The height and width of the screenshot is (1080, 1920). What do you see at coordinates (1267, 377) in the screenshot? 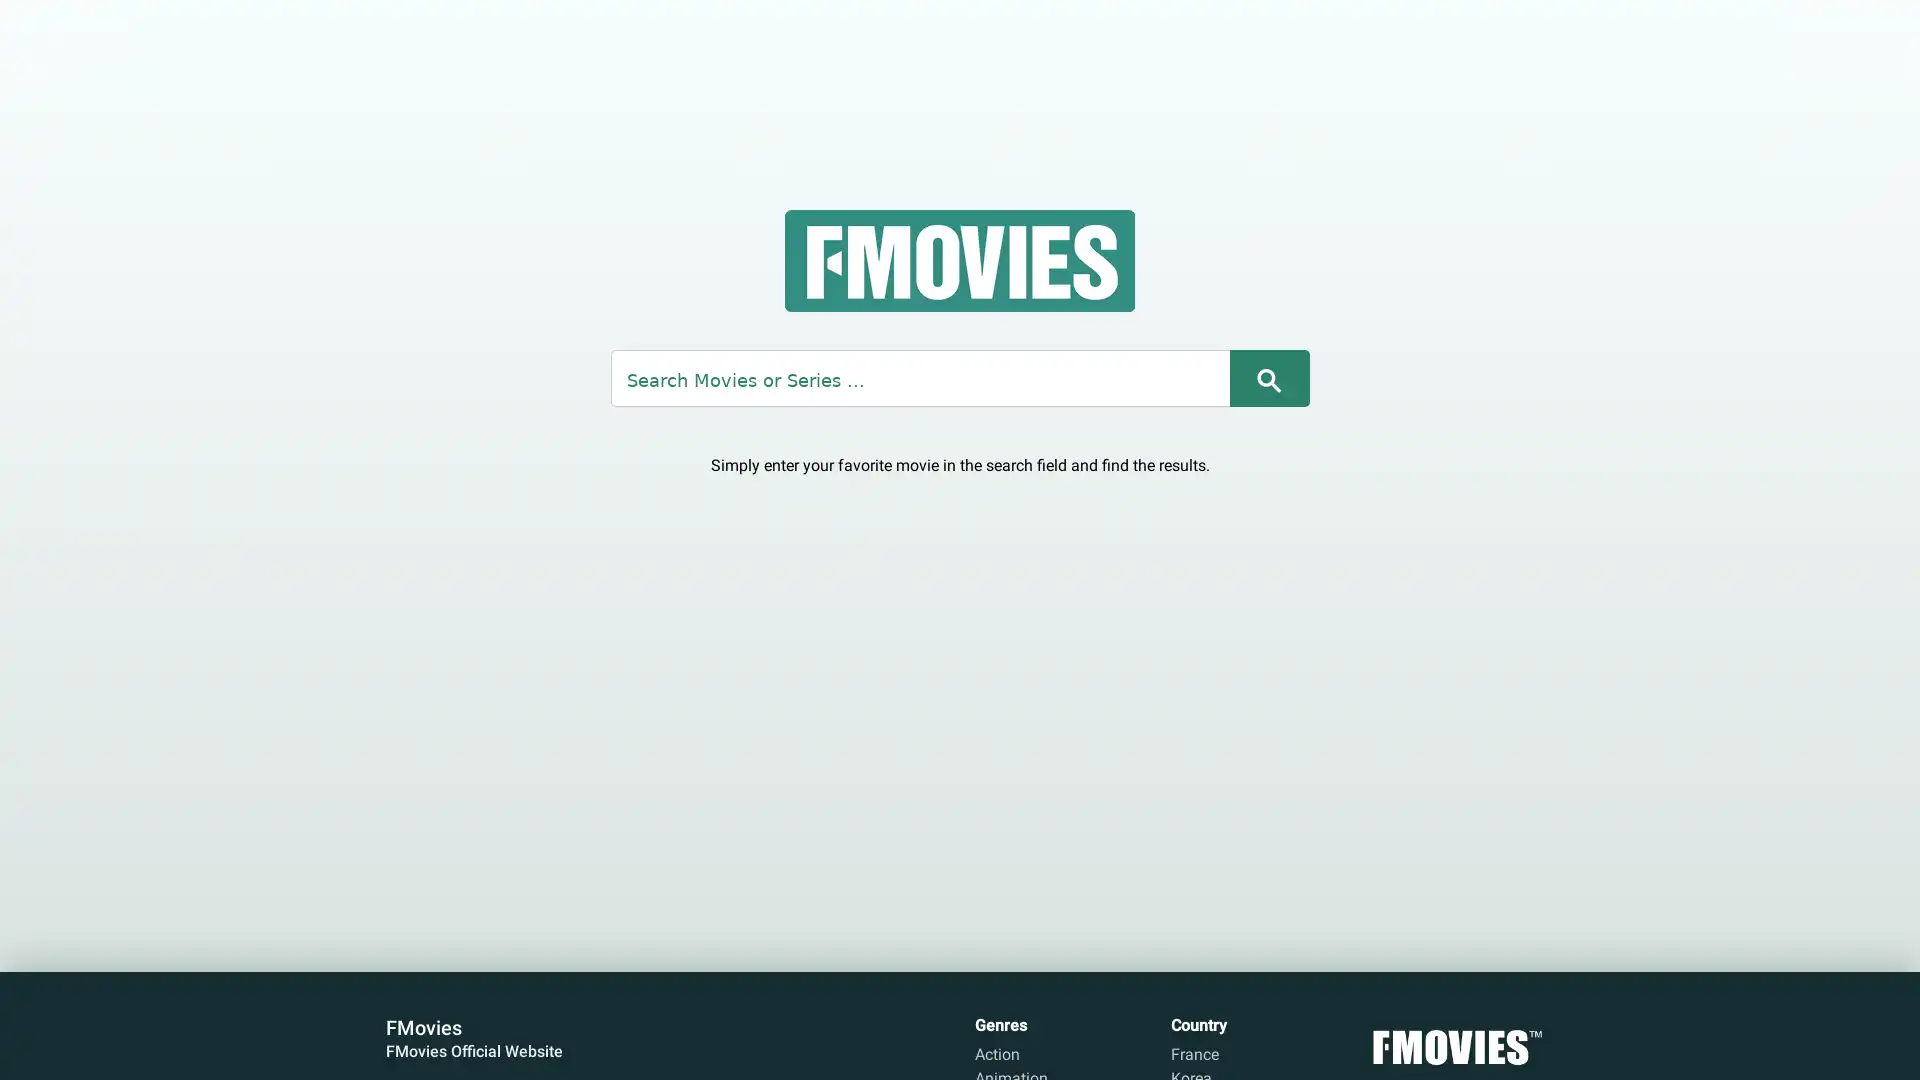
I see `search` at bounding box center [1267, 377].